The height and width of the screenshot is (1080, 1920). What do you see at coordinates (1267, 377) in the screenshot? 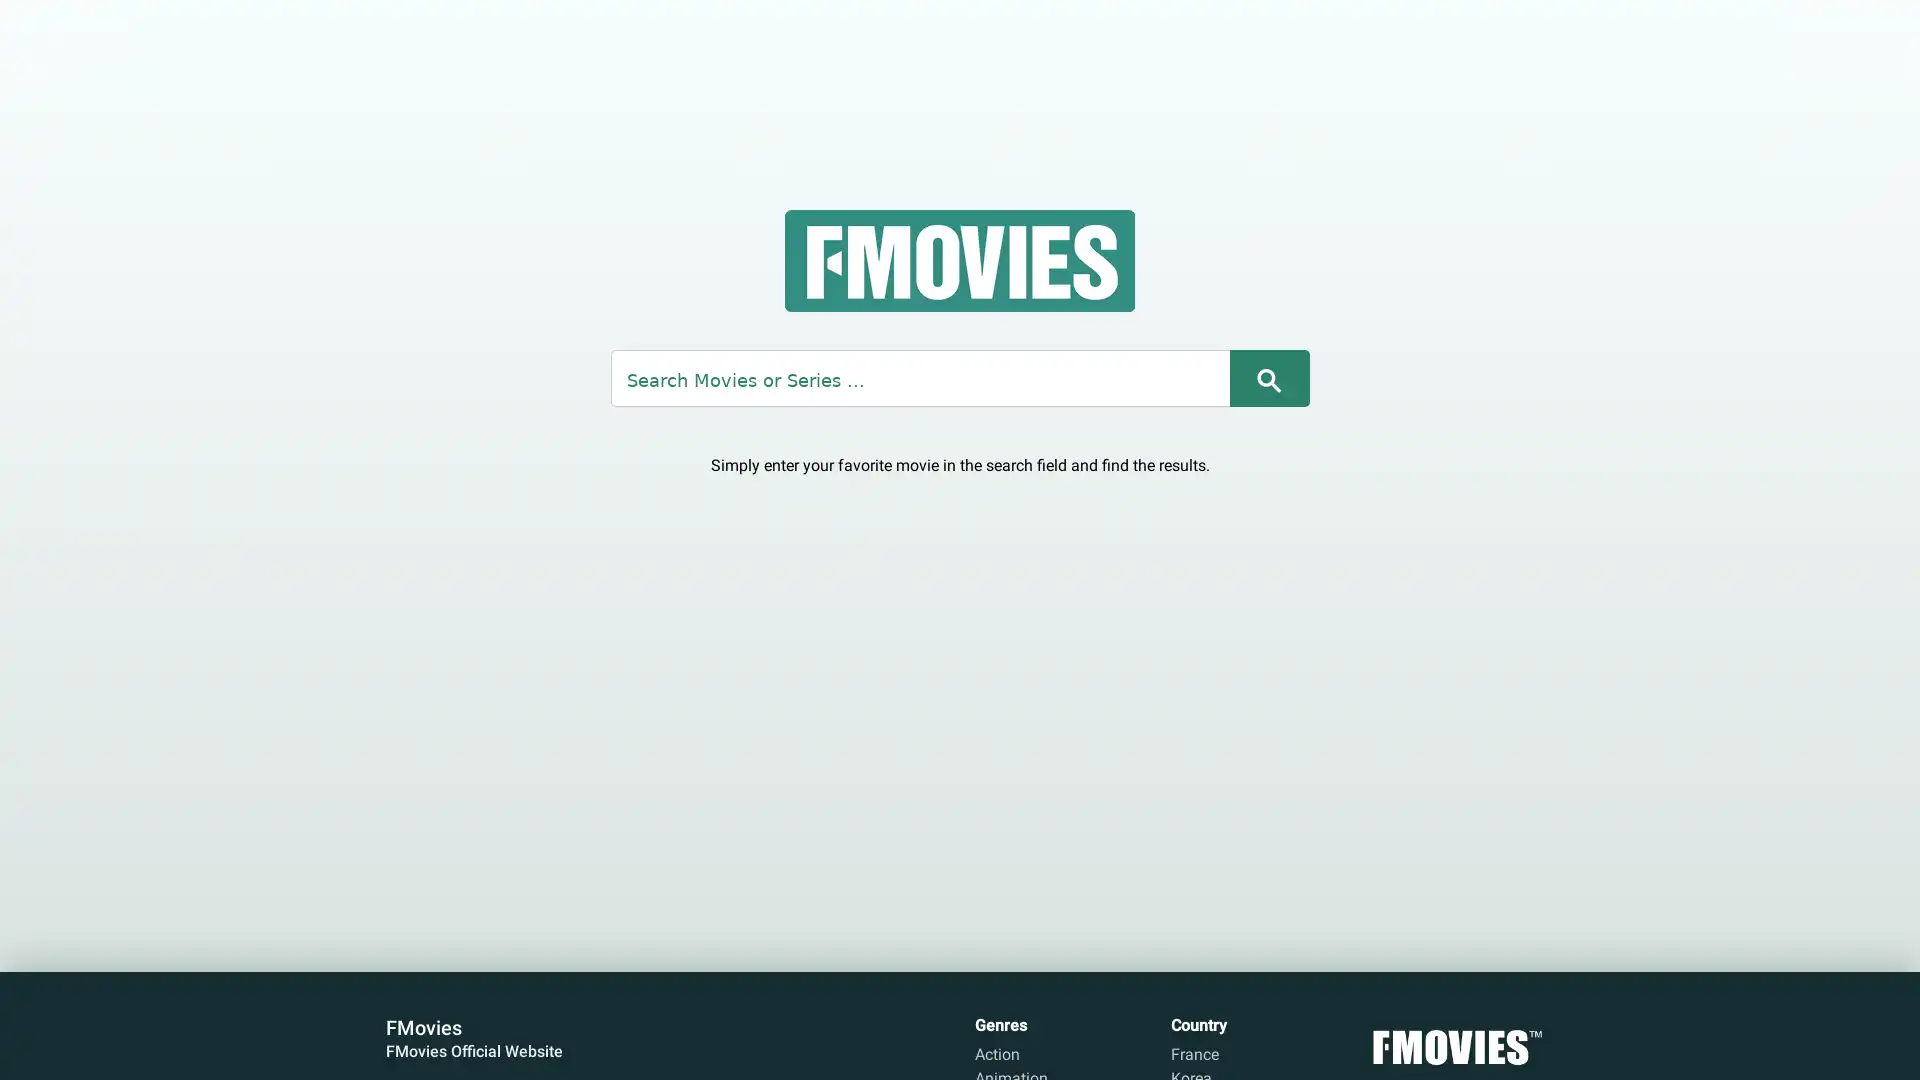
I see `search` at bounding box center [1267, 377].